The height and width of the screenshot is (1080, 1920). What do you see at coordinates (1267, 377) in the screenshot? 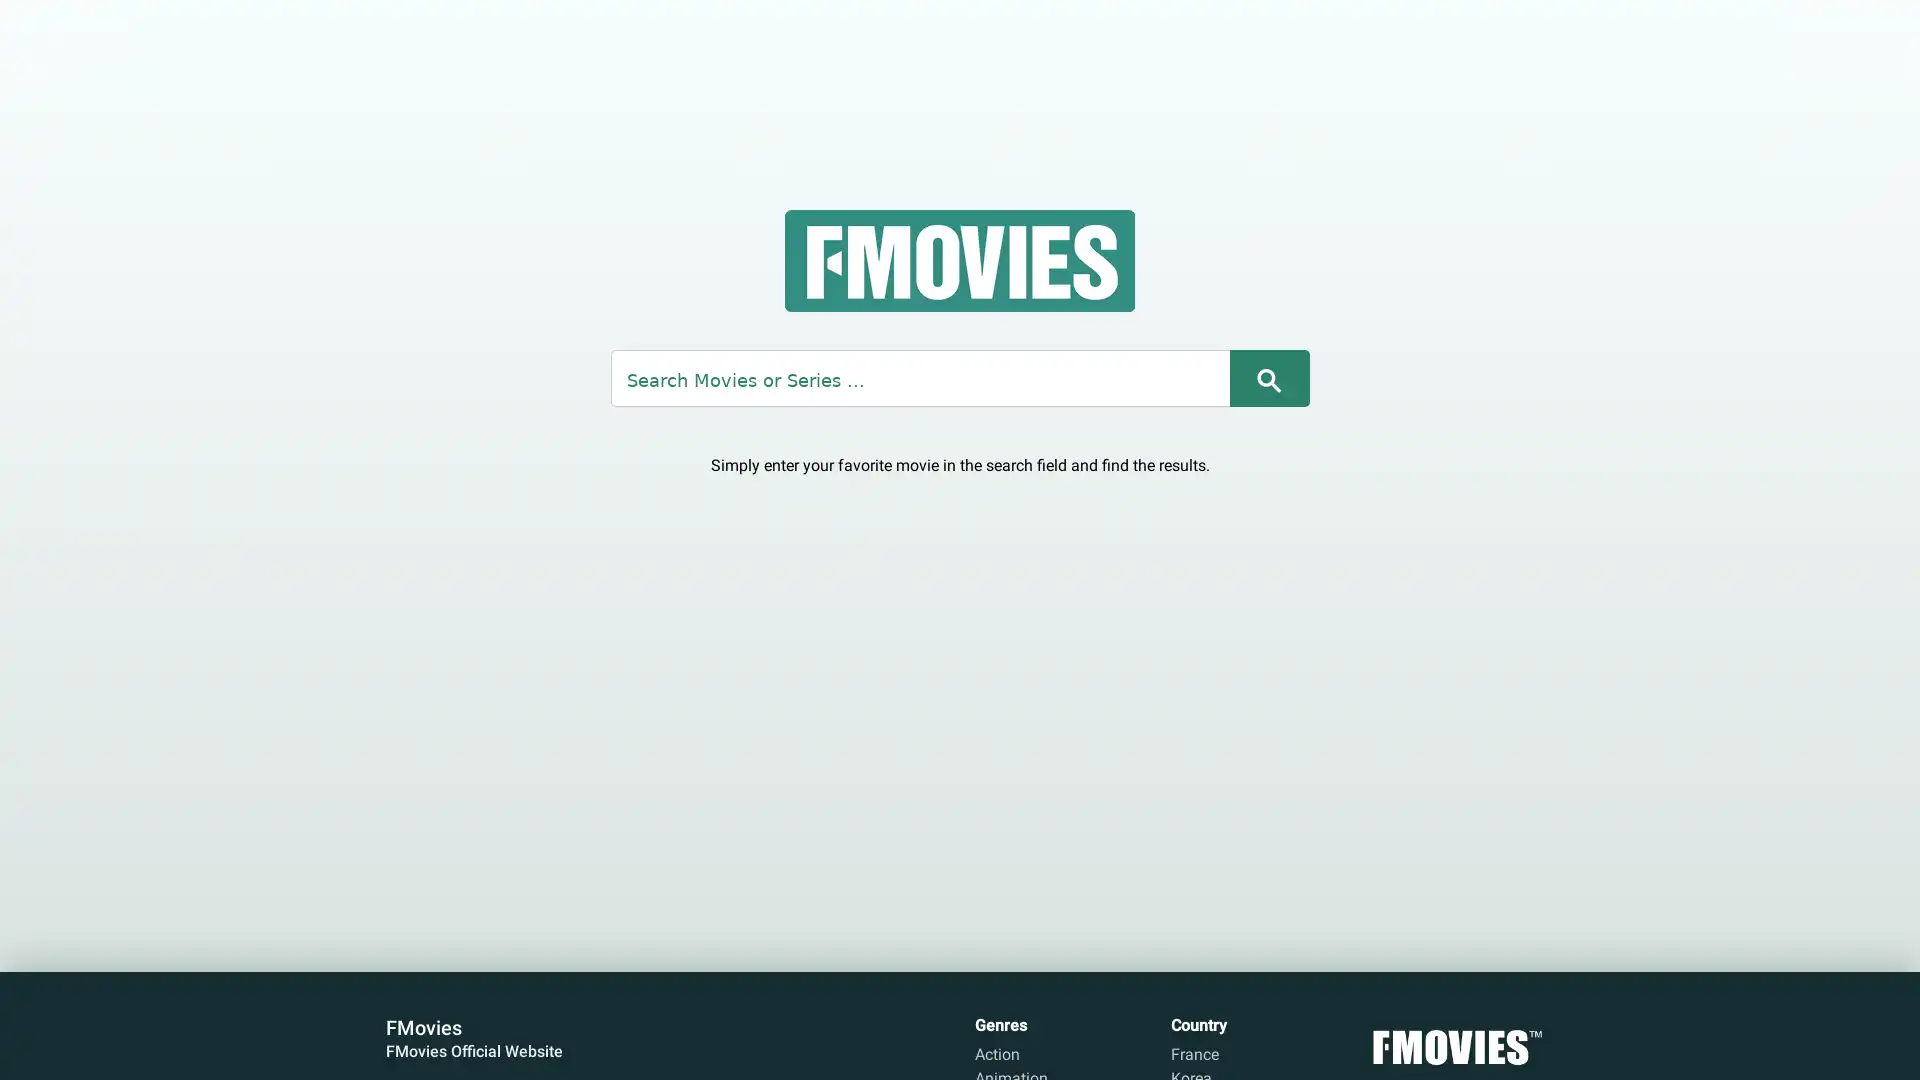
I see `search` at bounding box center [1267, 377].